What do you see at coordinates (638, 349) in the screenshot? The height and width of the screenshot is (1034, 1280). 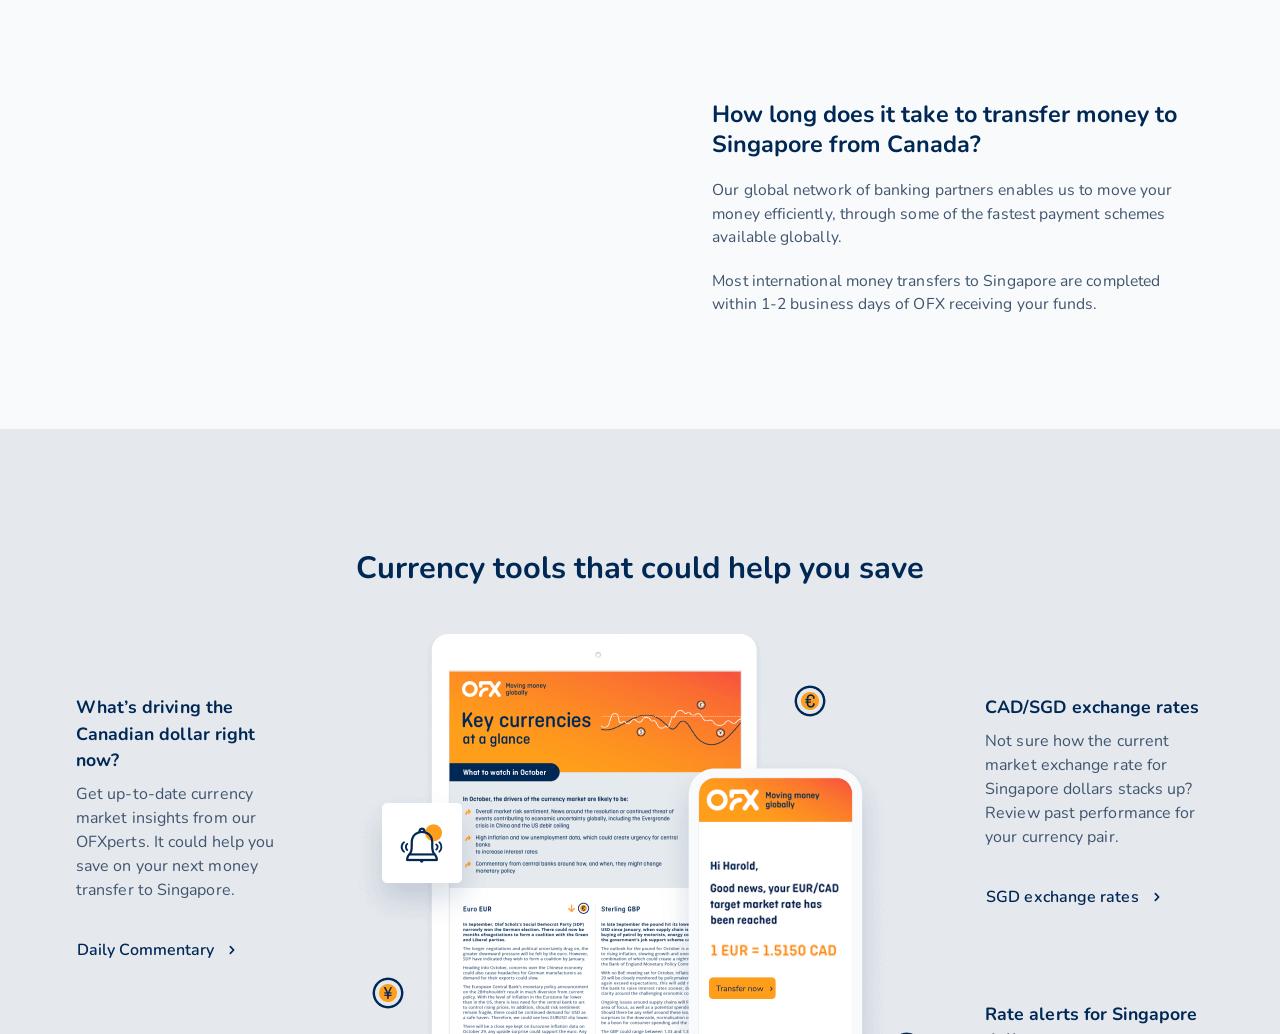 I see `'We make no recommendation as to the merits of any financial product referred to on this website.'` at bounding box center [638, 349].